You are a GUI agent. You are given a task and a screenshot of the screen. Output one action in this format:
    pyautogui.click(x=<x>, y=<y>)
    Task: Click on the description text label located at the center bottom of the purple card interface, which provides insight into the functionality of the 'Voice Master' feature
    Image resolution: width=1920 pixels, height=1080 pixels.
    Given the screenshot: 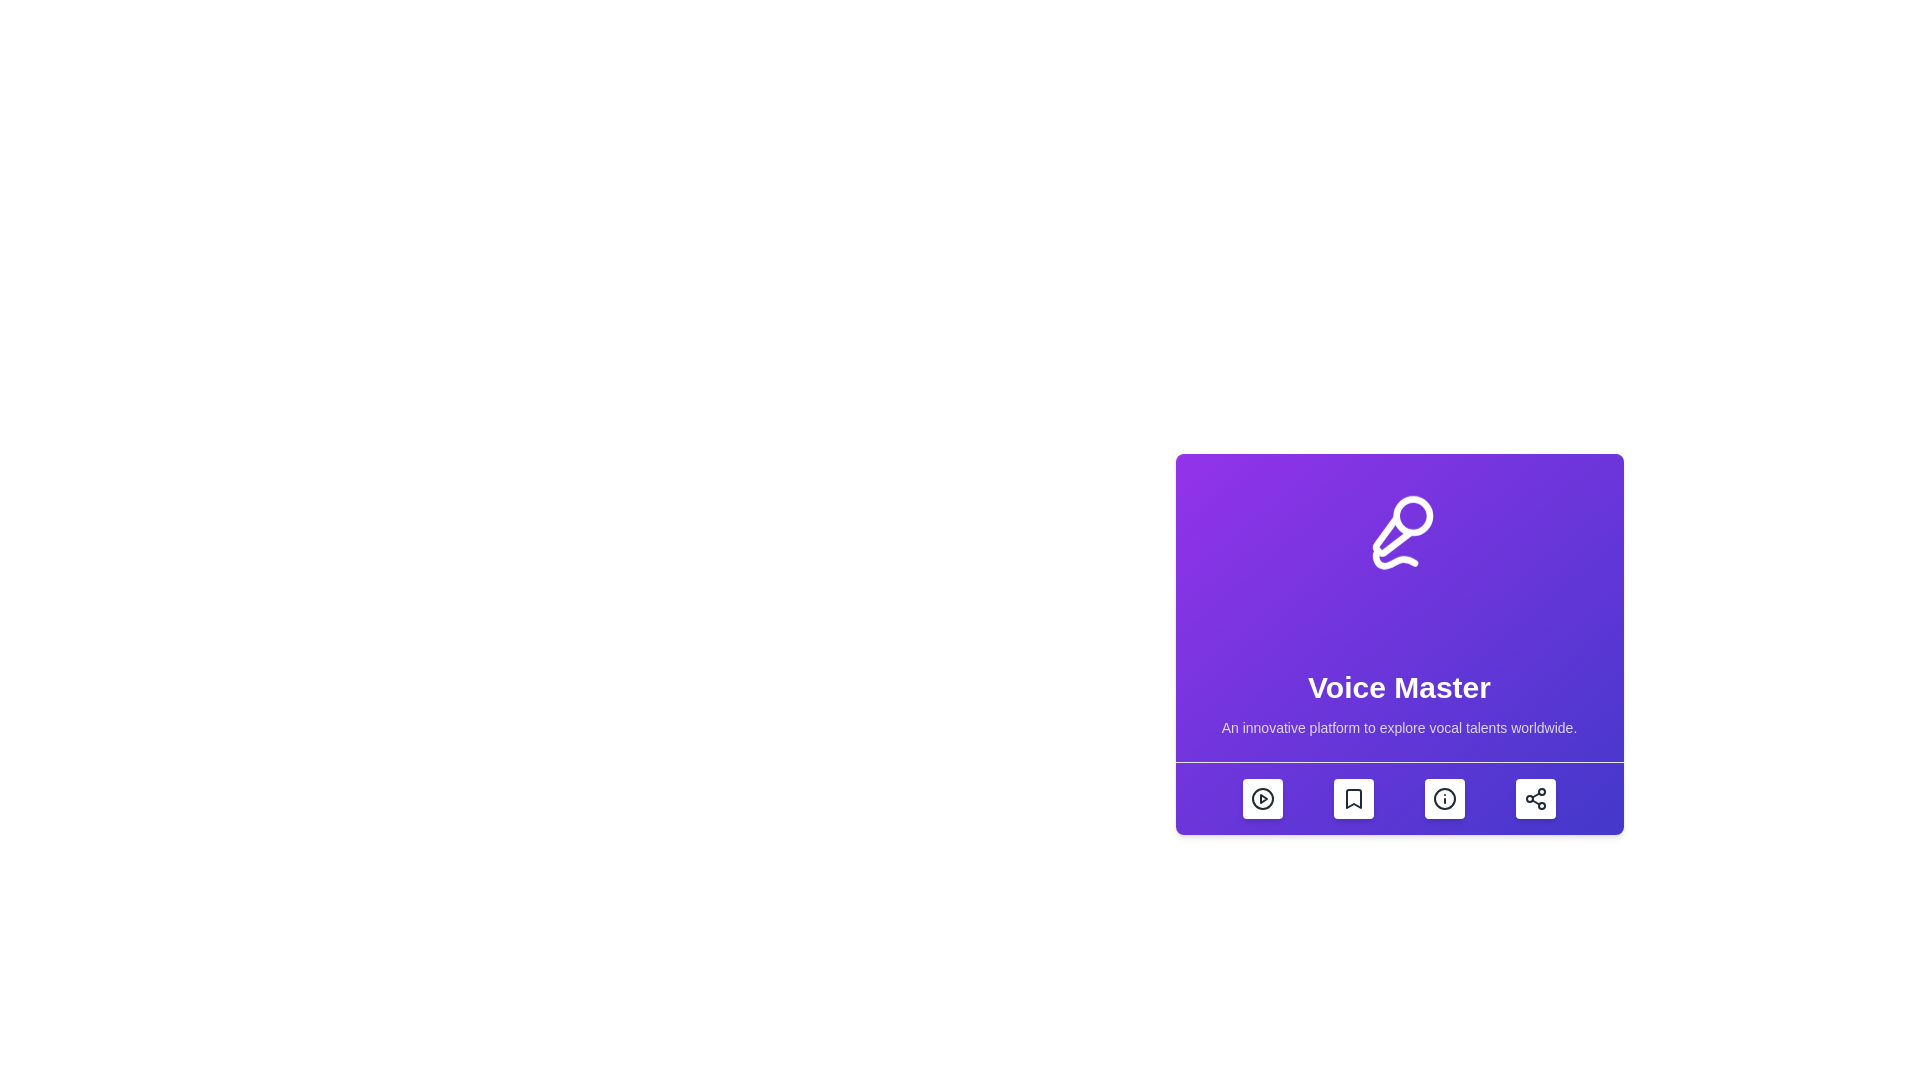 What is the action you would take?
    pyautogui.click(x=1398, y=728)
    